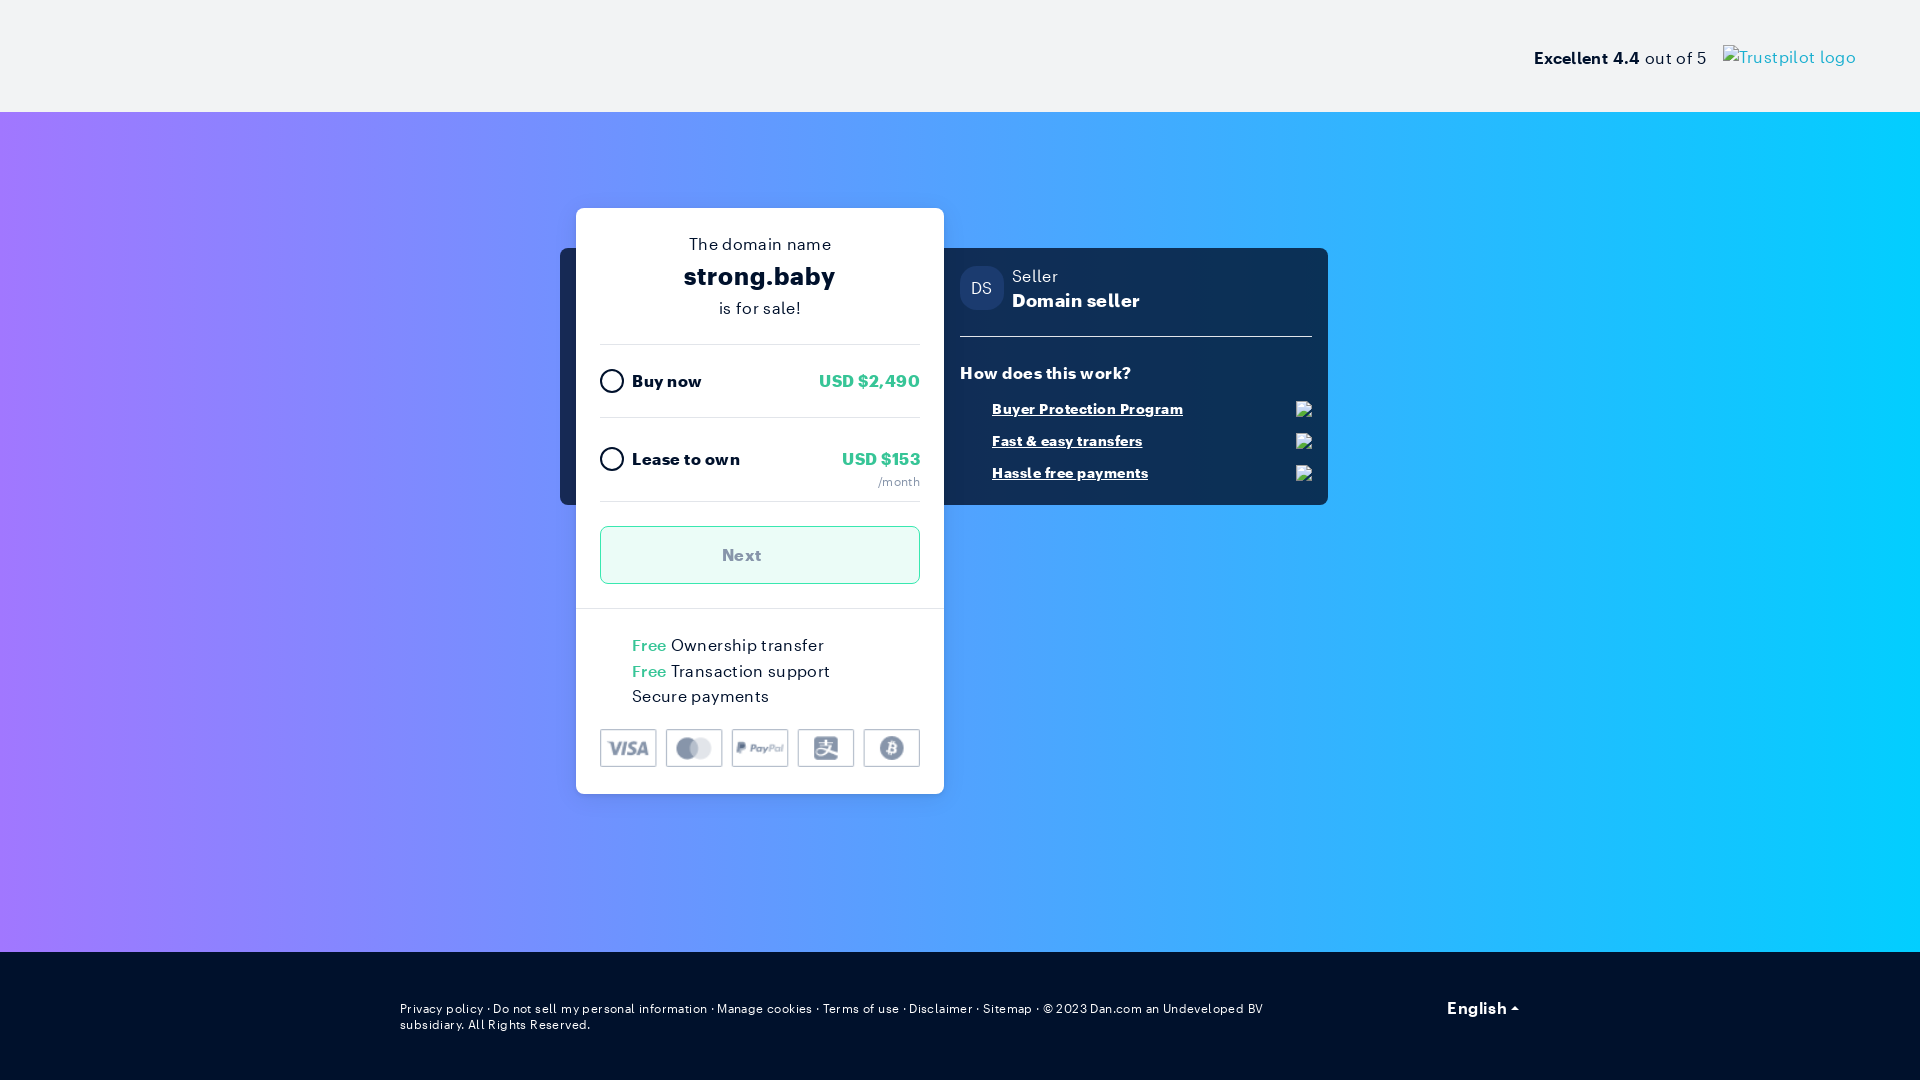 Image resolution: width=1920 pixels, height=1080 pixels. What do you see at coordinates (1693, 55) in the screenshot?
I see `'Excellent 4.4 out of 5'` at bounding box center [1693, 55].